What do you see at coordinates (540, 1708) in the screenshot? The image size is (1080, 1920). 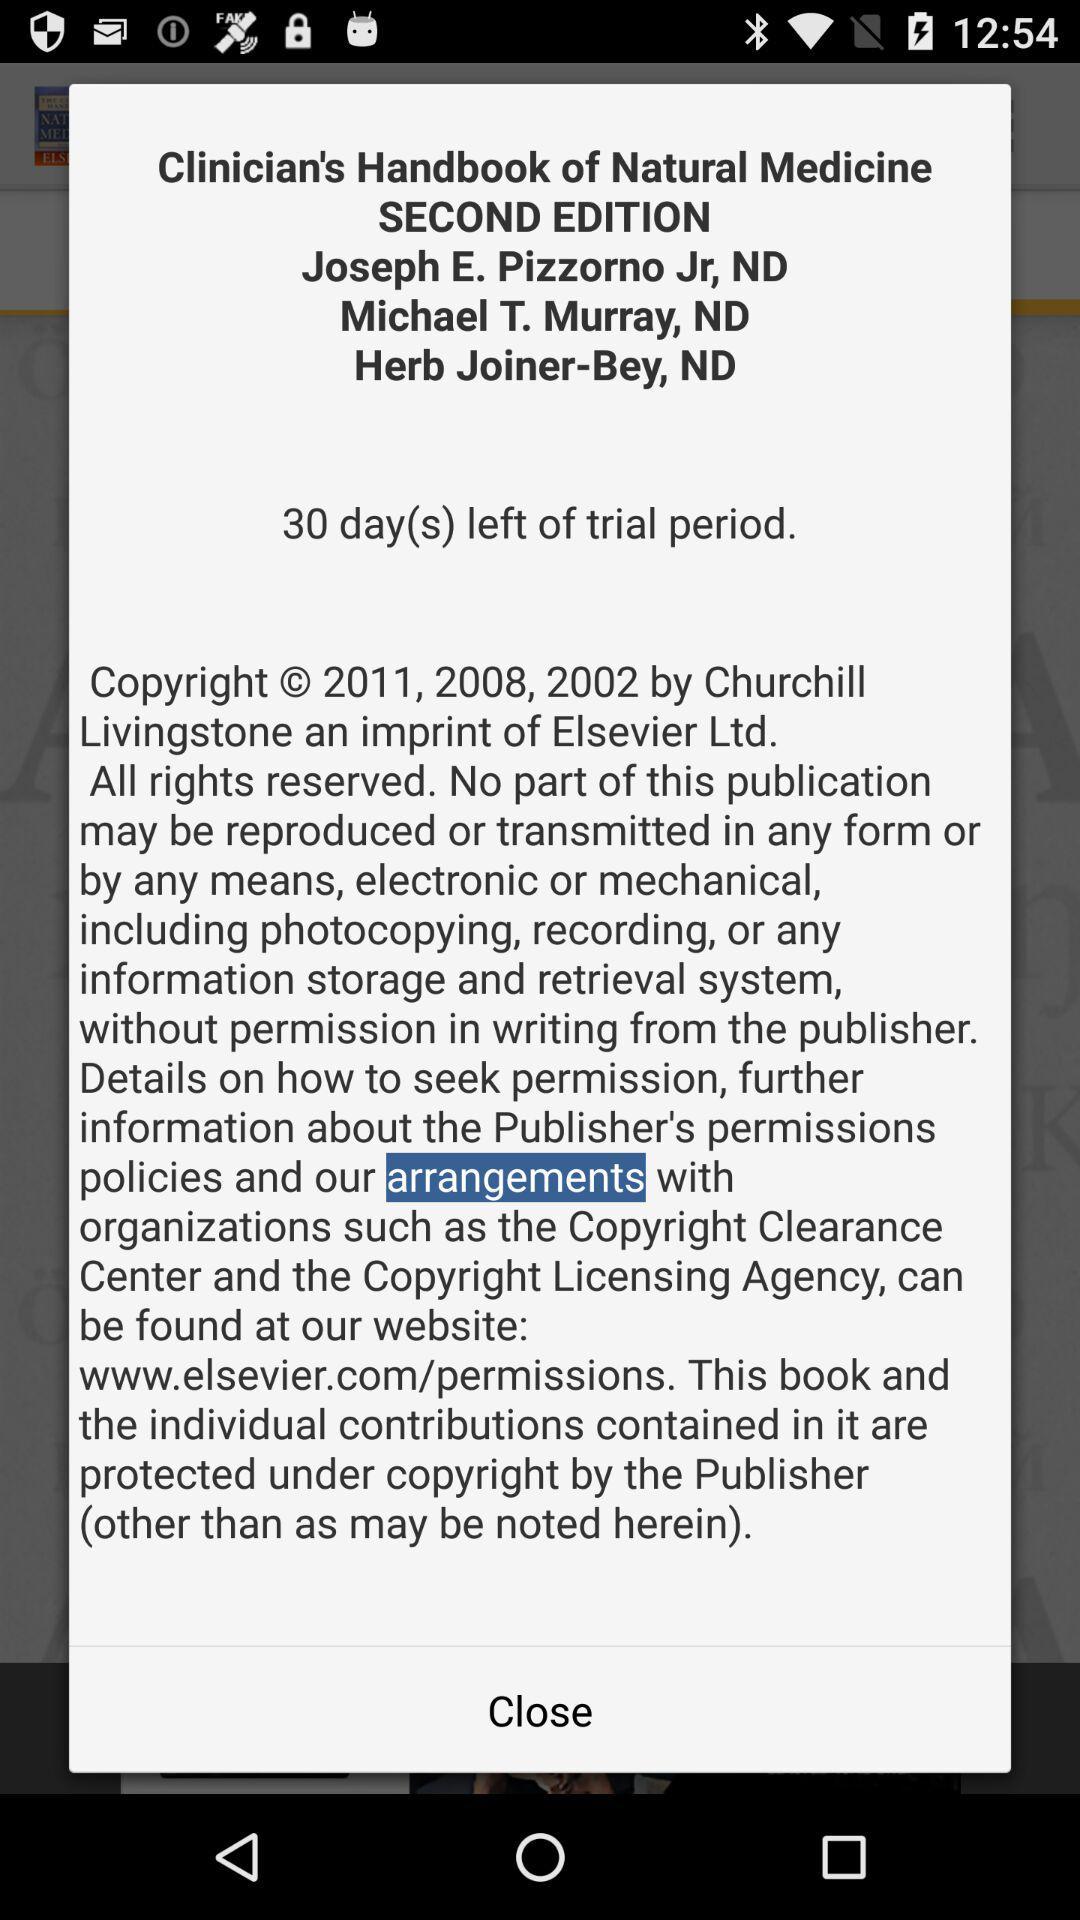 I see `the item at the bottom` at bounding box center [540, 1708].